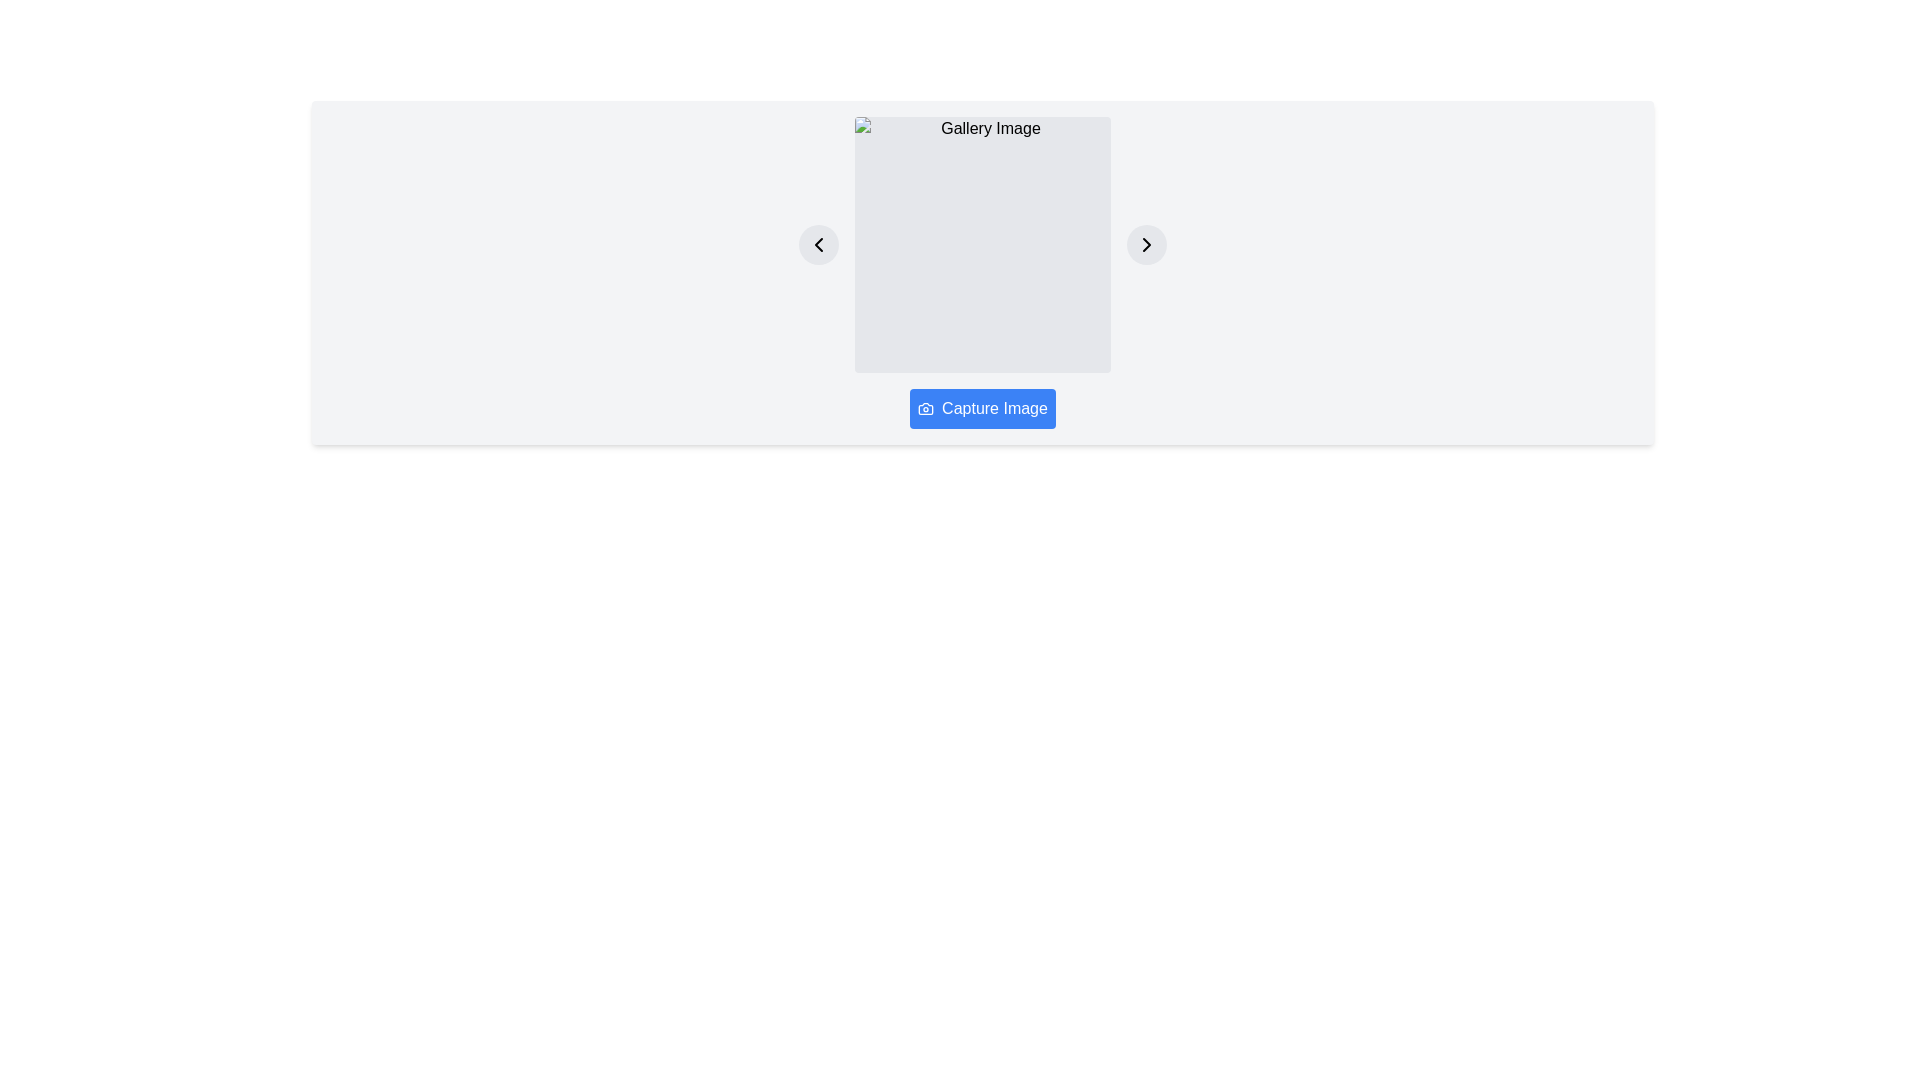 The height and width of the screenshot is (1080, 1920). What do you see at coordinates (925, 407) in the screenshot?
I see `the SVG camera icon located towards the upper portion of the interface, to the left of the 'Capture Image' button` at bounding box center [925, 407].